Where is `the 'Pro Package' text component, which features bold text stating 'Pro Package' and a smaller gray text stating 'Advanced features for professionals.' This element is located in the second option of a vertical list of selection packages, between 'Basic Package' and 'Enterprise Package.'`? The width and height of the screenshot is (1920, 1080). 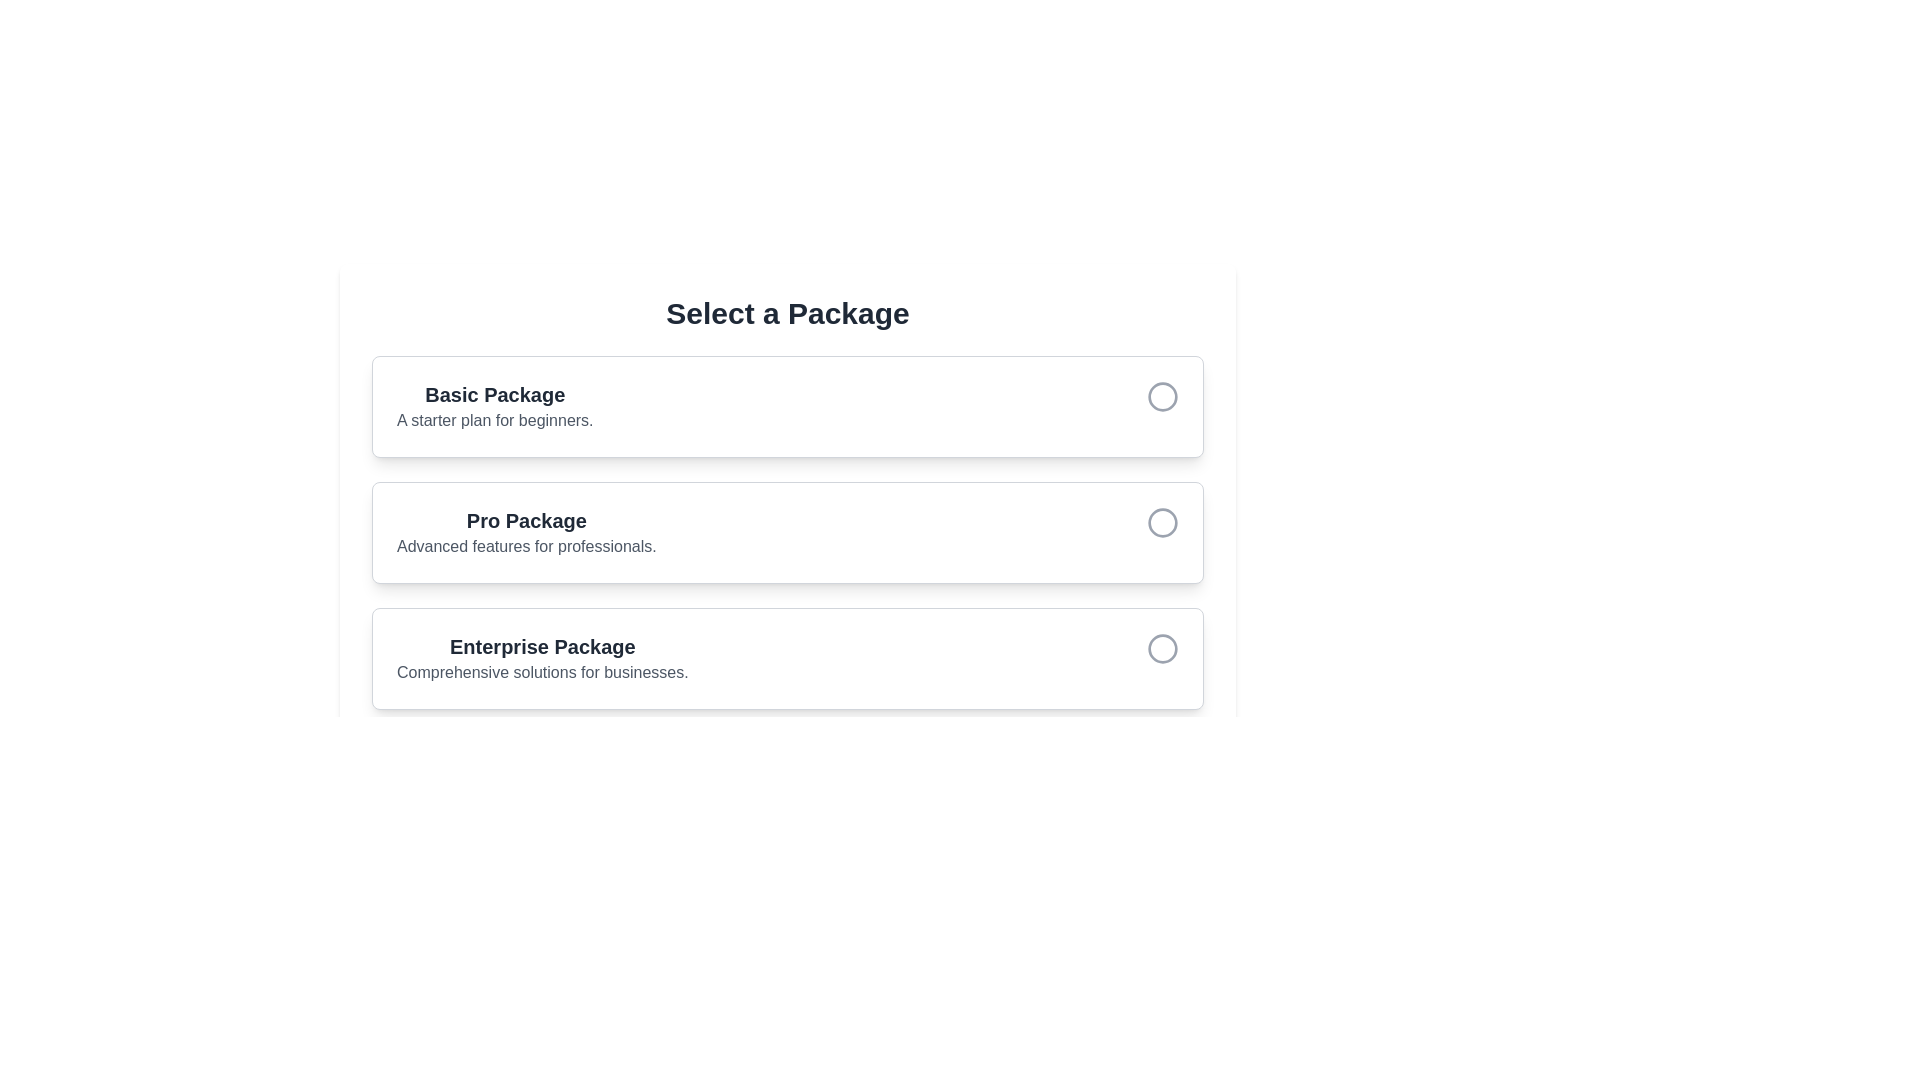
the 'Pro Package' text component, which features bold text stating 'Pro Package' and a smaller gray text stating 'Advanced features for professionals.' This element is located in the second option of a vertical list of selection packages, between 'Basic Package' and 'Enterprise Package.' is located at coordinates (526, 531).